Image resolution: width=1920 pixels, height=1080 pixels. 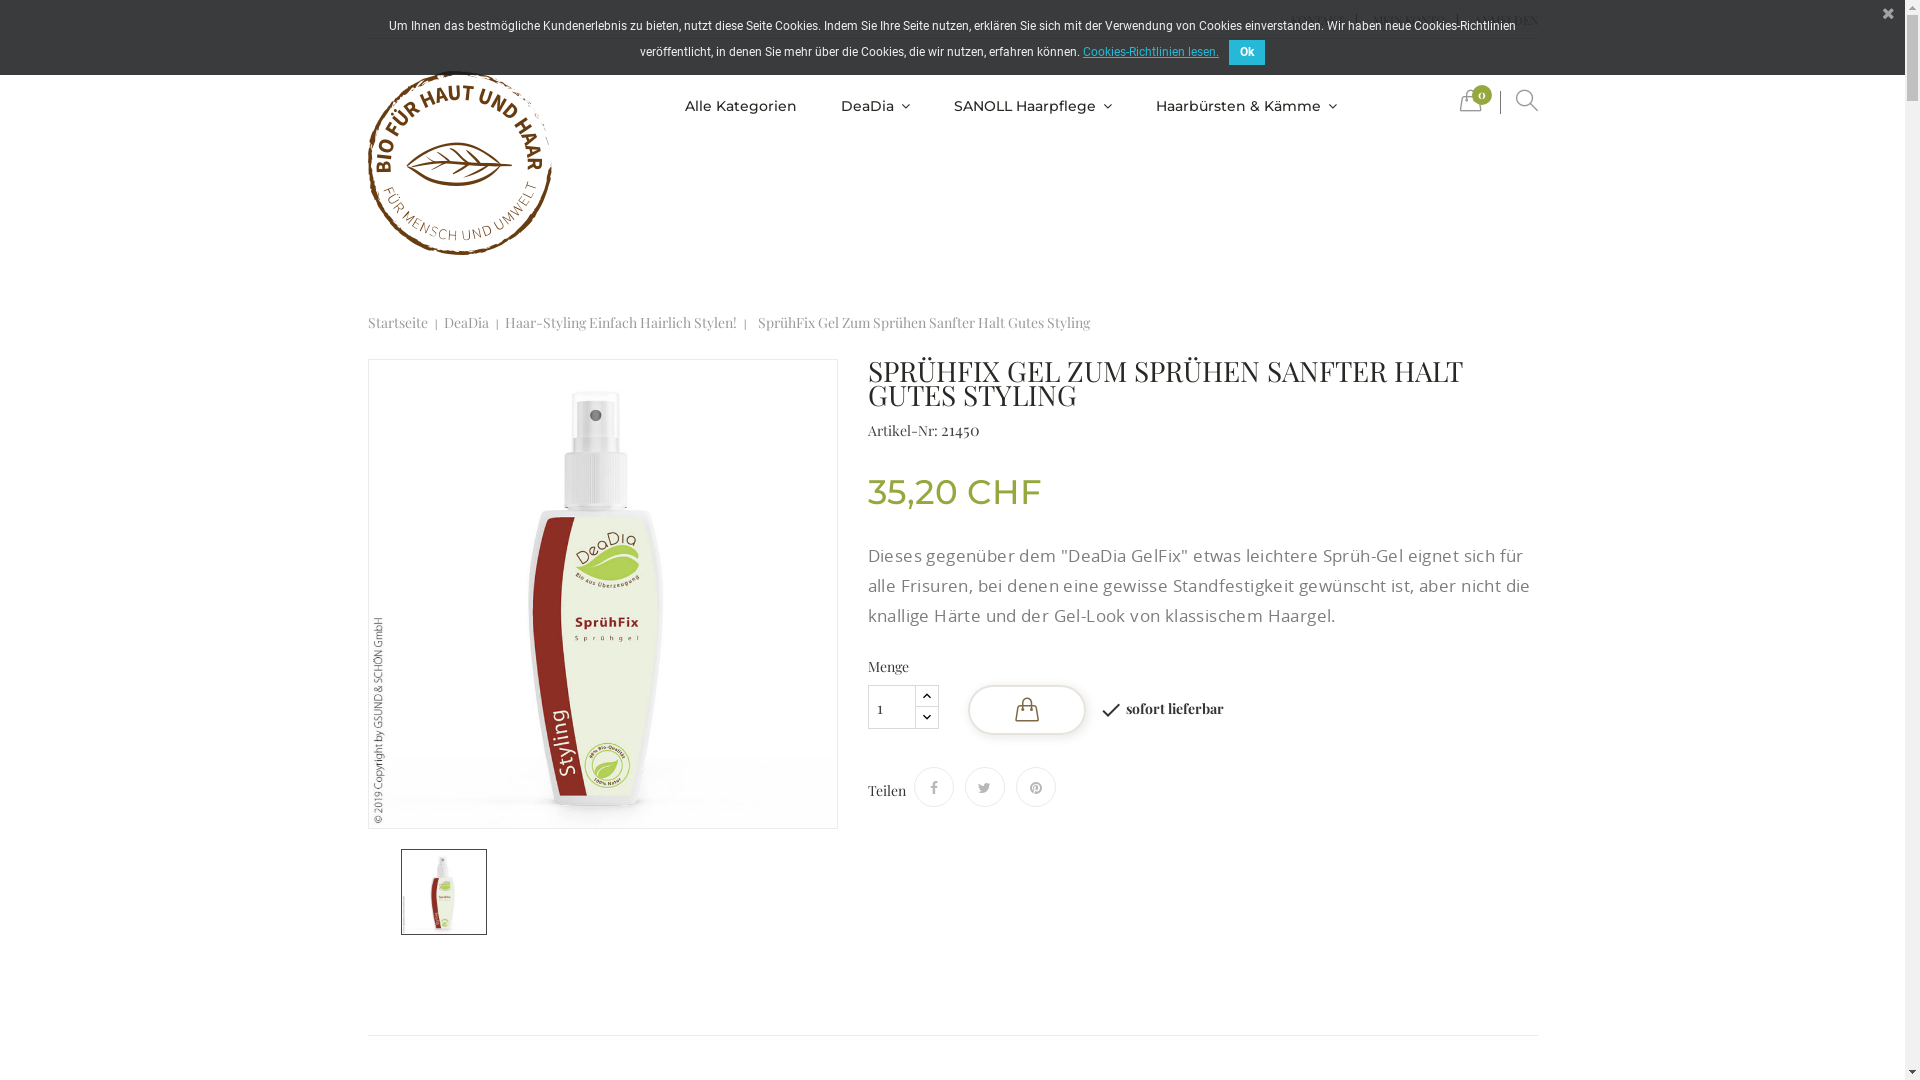 What do you see at coordinates (933, 785) in the screenshot?
I see `'Teilen'` at bounding box center [933, 785].